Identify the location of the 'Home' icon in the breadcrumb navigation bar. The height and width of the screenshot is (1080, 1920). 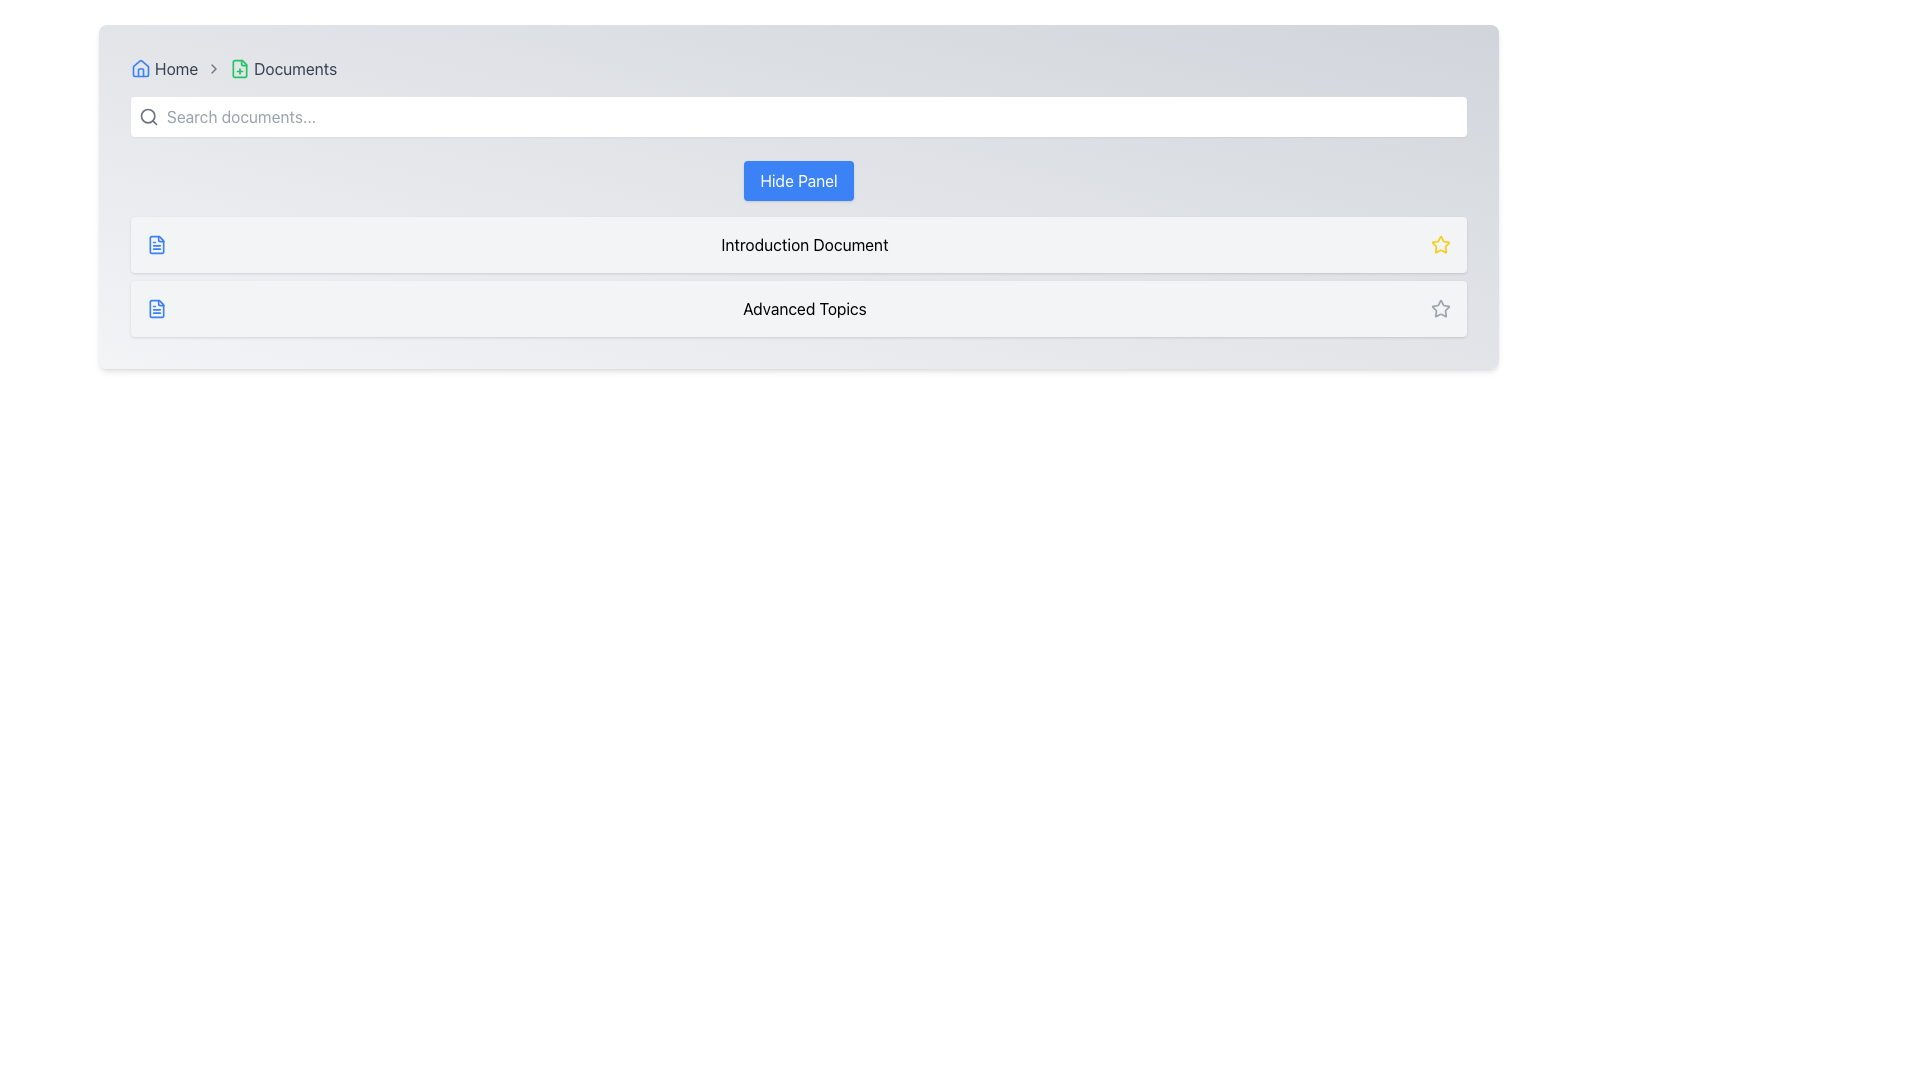
(139, 67).